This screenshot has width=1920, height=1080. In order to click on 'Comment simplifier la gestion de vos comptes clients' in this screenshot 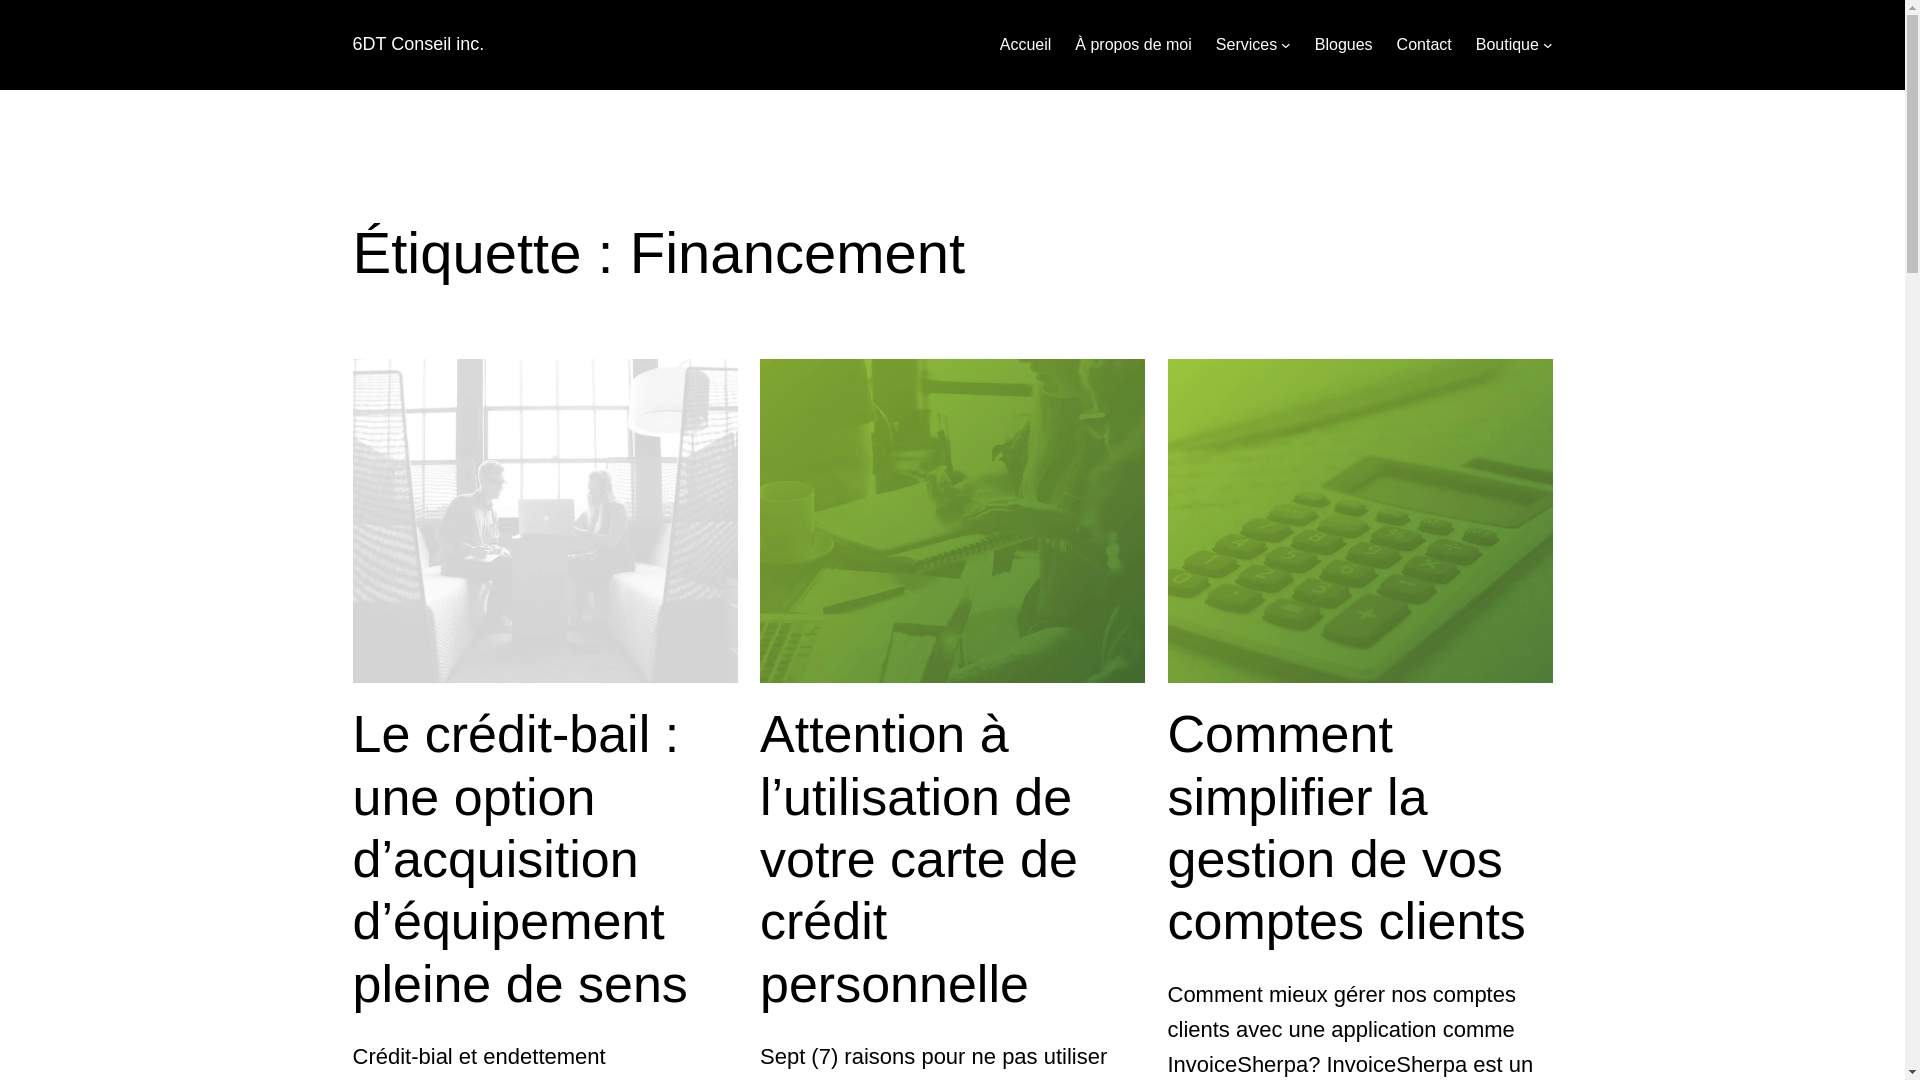, I will do `click(1360, 828)`.